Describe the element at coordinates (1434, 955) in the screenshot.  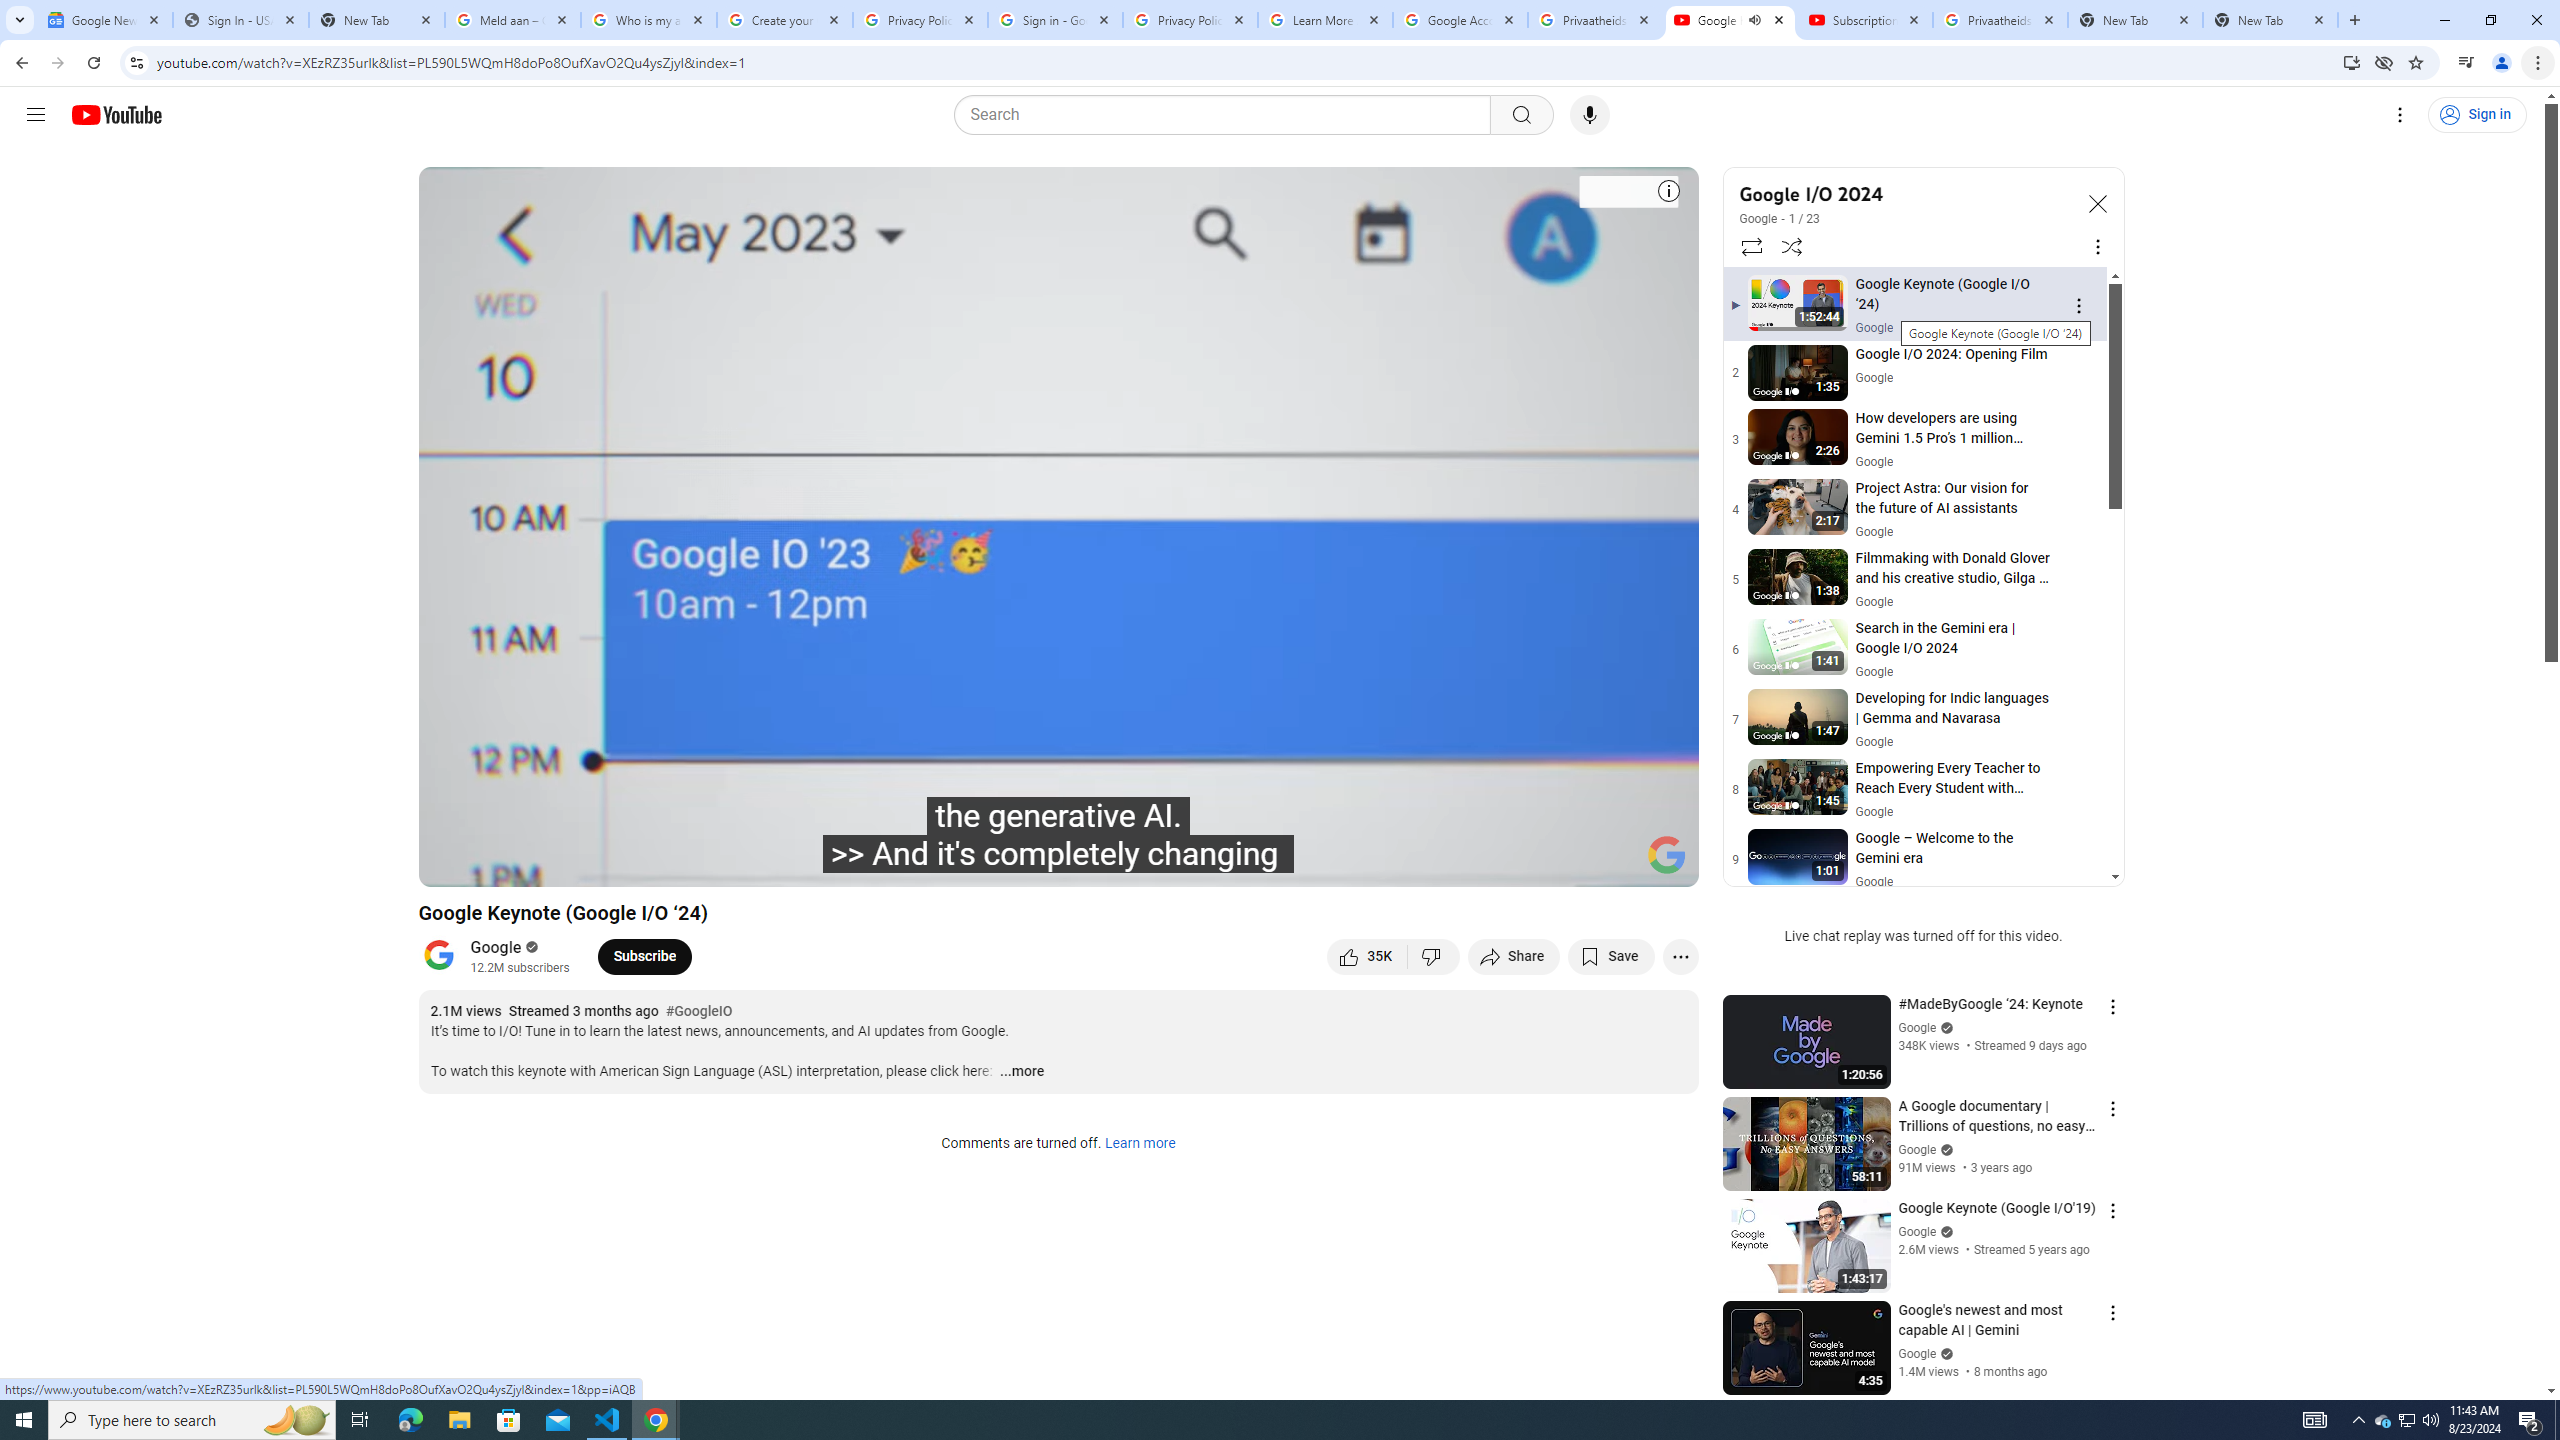
I see `'Dislike this video'` at that location.